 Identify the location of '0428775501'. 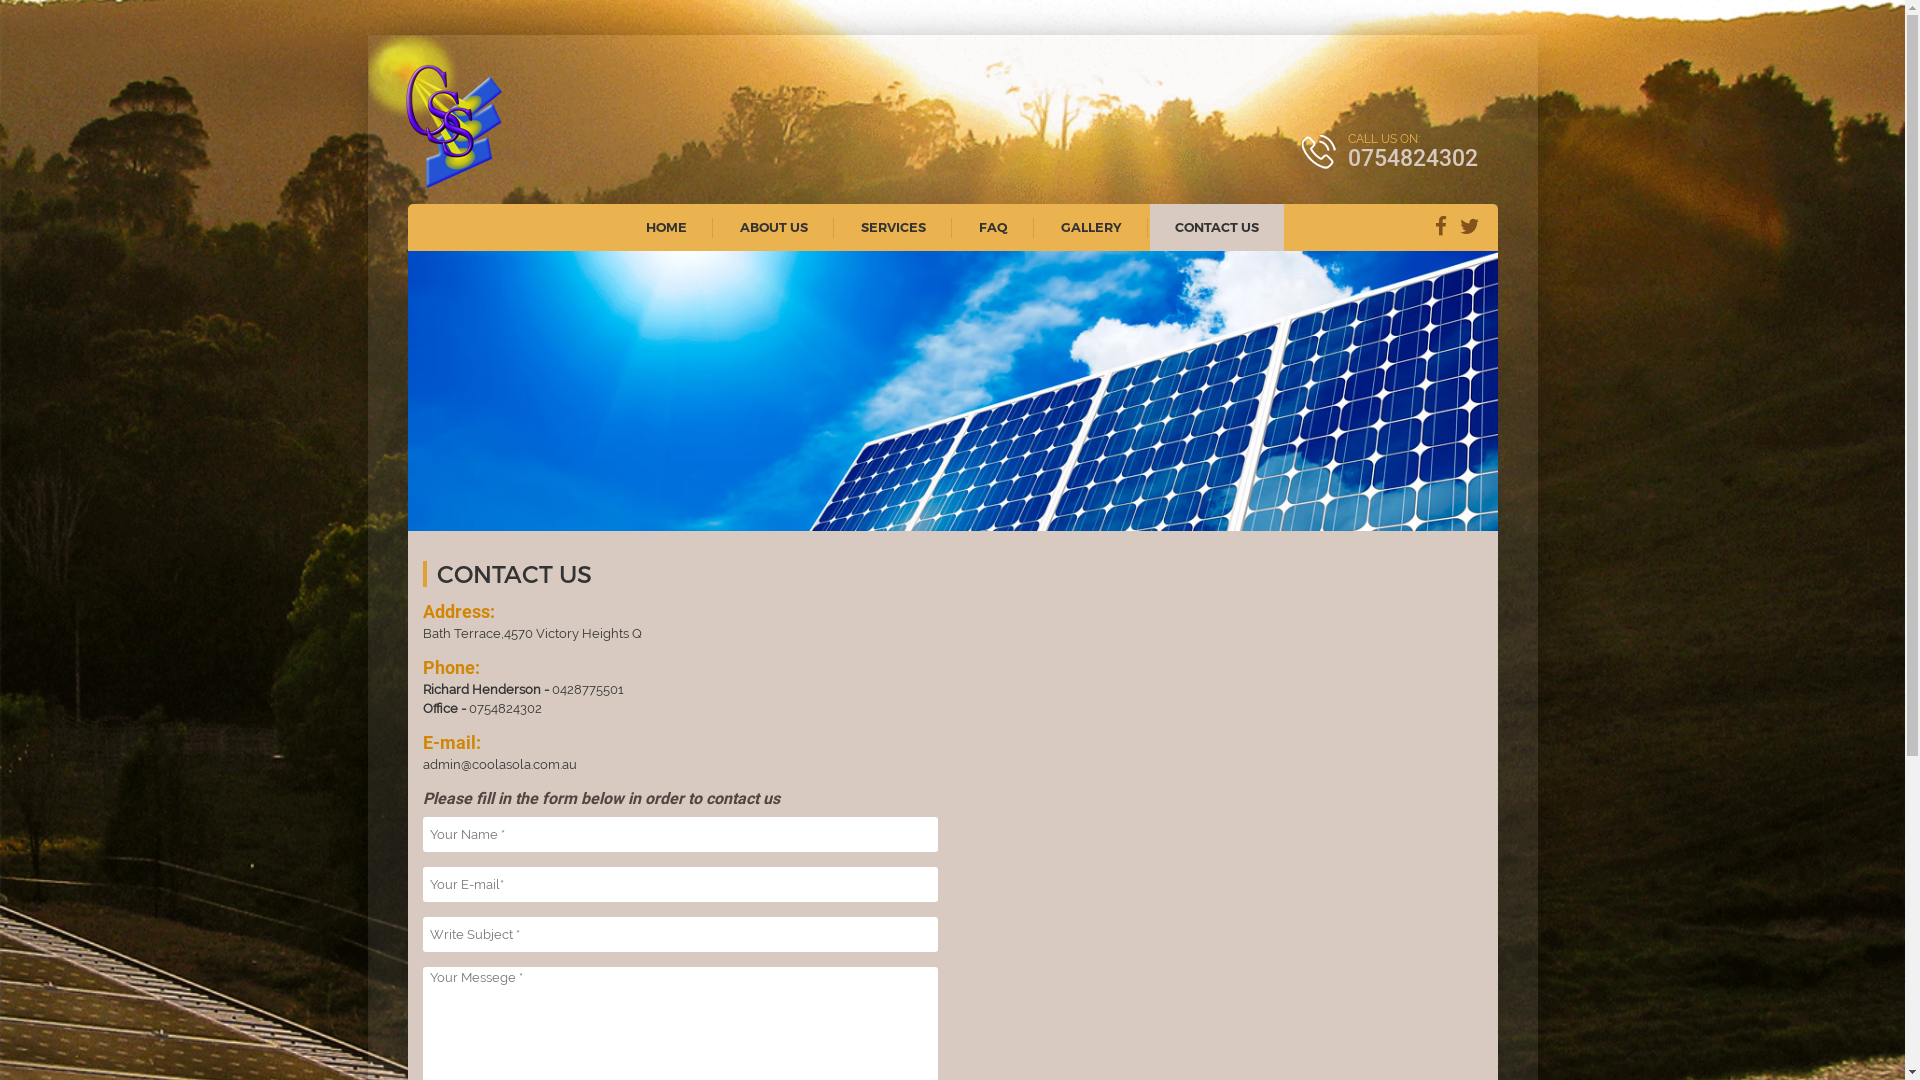
(587, 688).